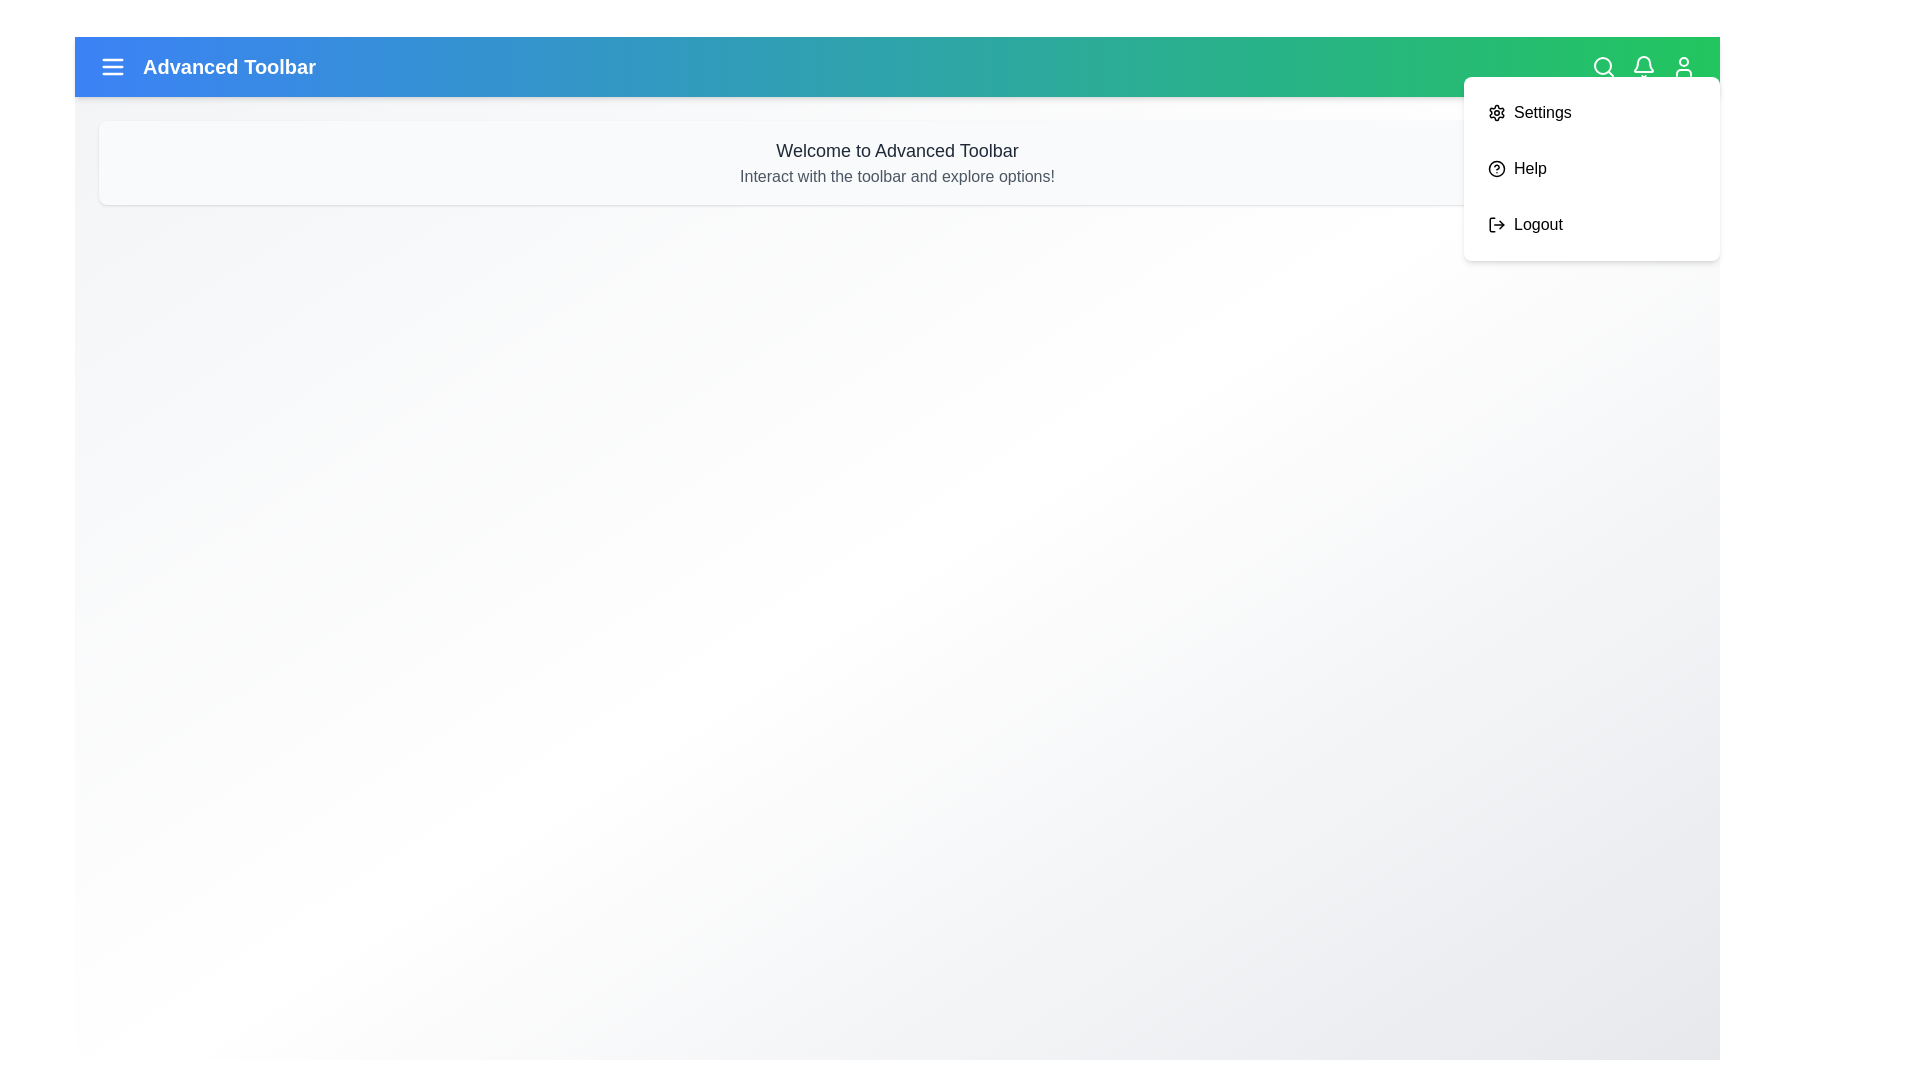 This screenshot has height=1080, width=1920. What do you see at coordinates (112, 65) in the screenshot?
I see `the menu icon to toggle the main navigation menu` at bounding box center [112, 65].